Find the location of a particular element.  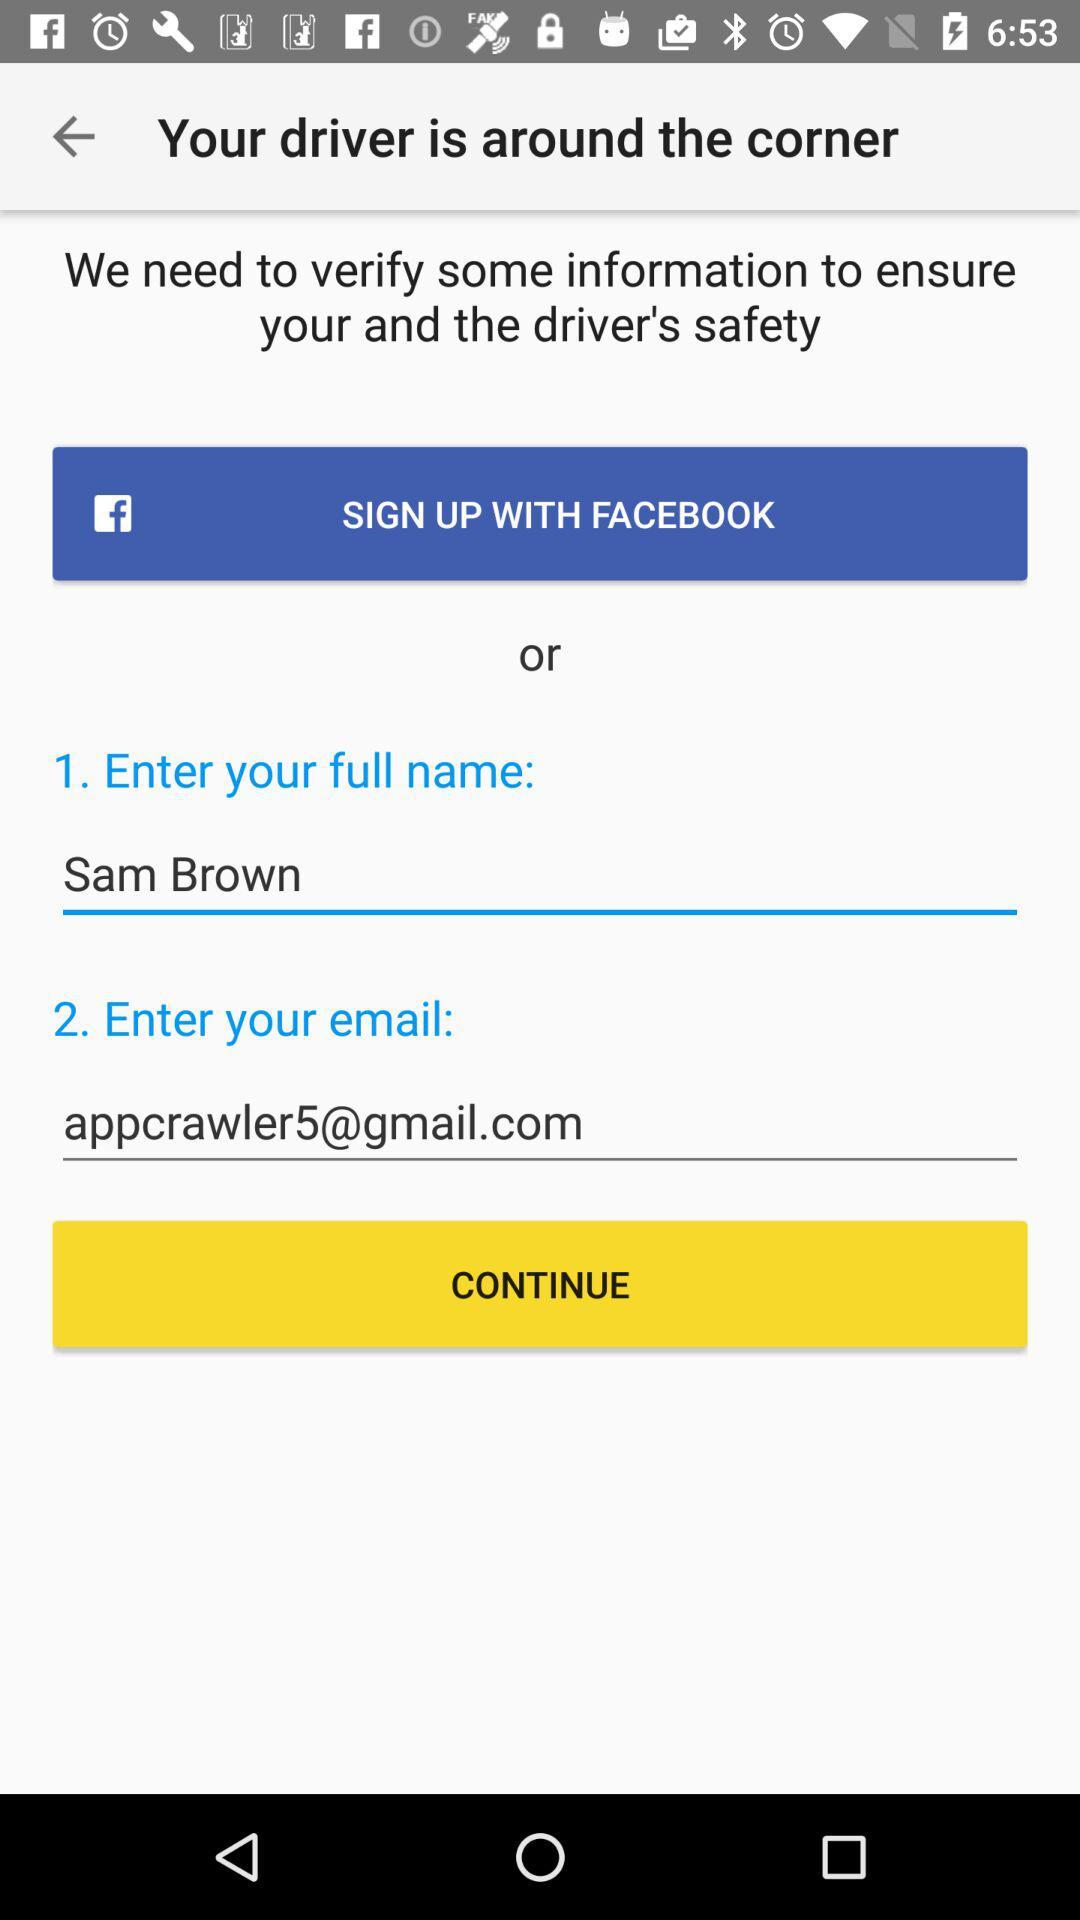

the continue is located at coordinates (540, 1284).